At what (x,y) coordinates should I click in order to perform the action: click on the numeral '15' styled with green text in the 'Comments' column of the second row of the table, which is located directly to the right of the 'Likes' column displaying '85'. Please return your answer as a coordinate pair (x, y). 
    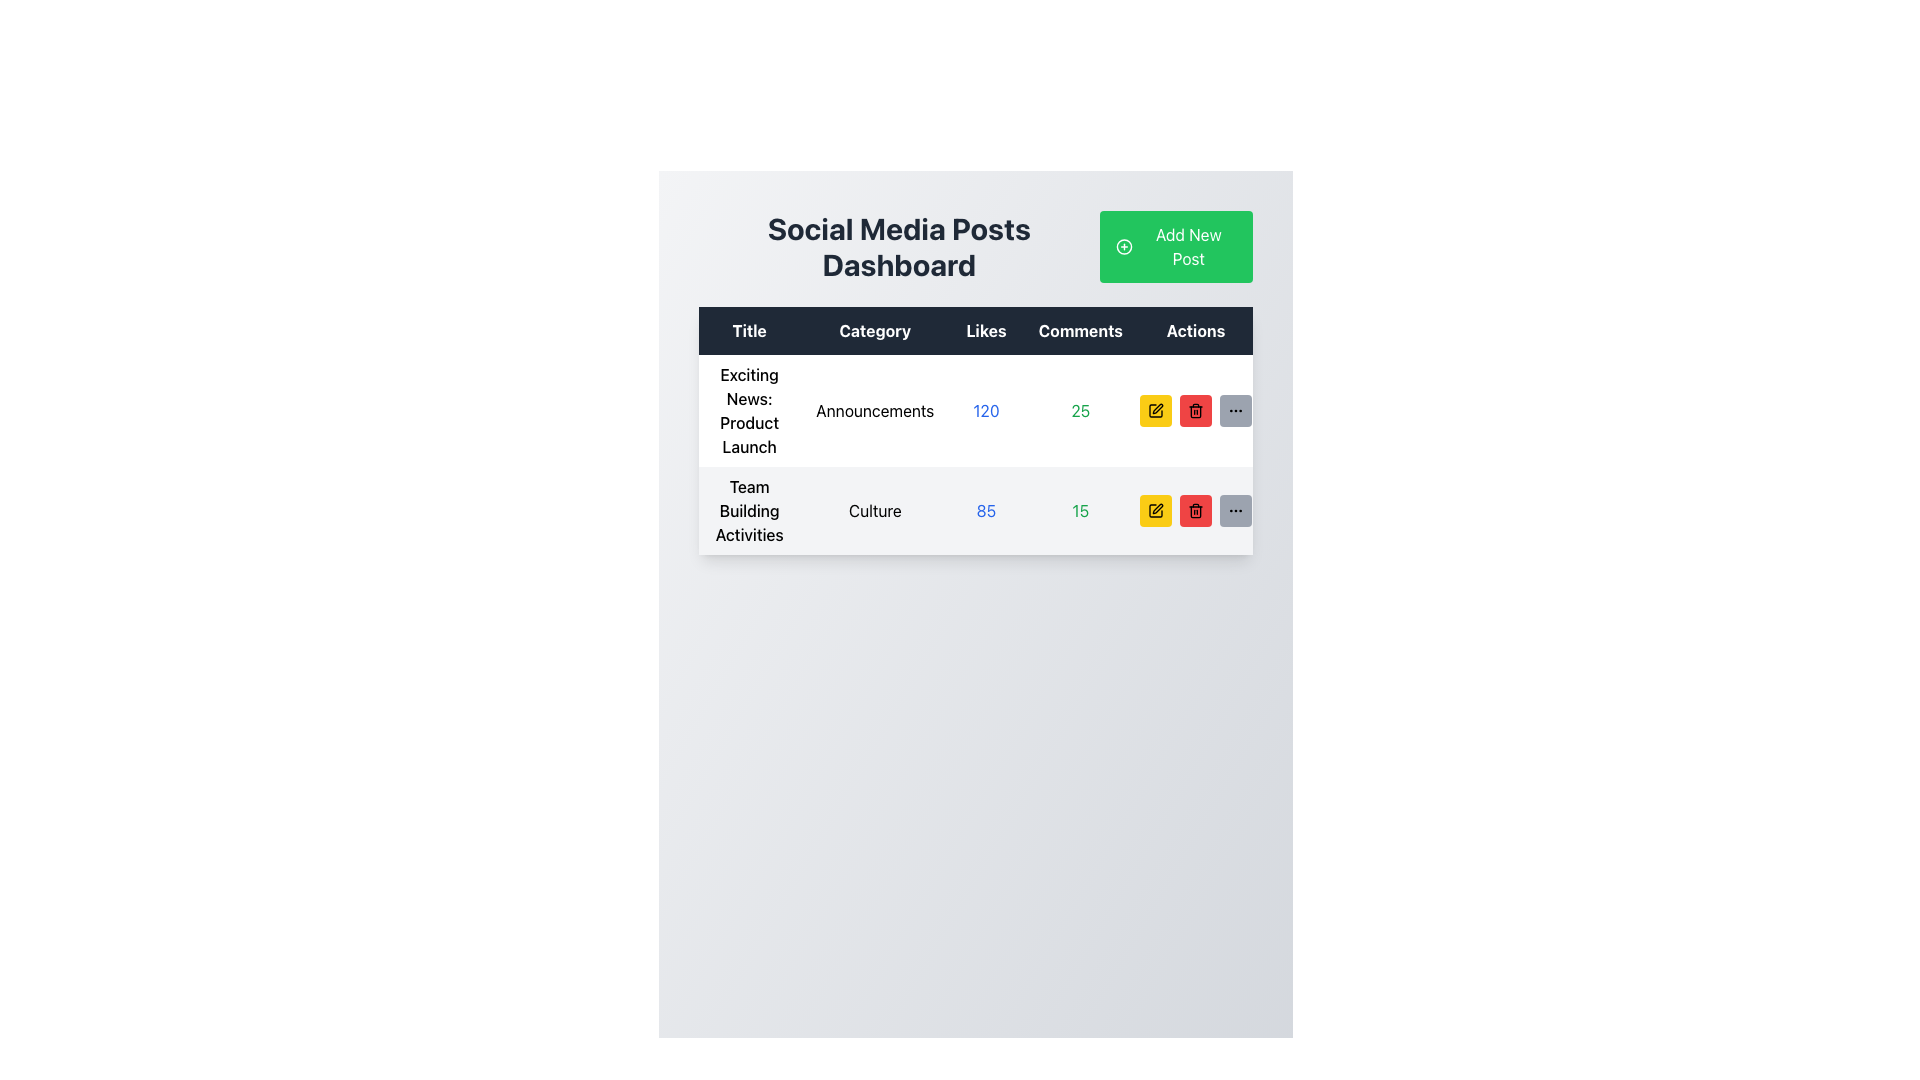
    Looking at the image, I should click on (1079, 509).